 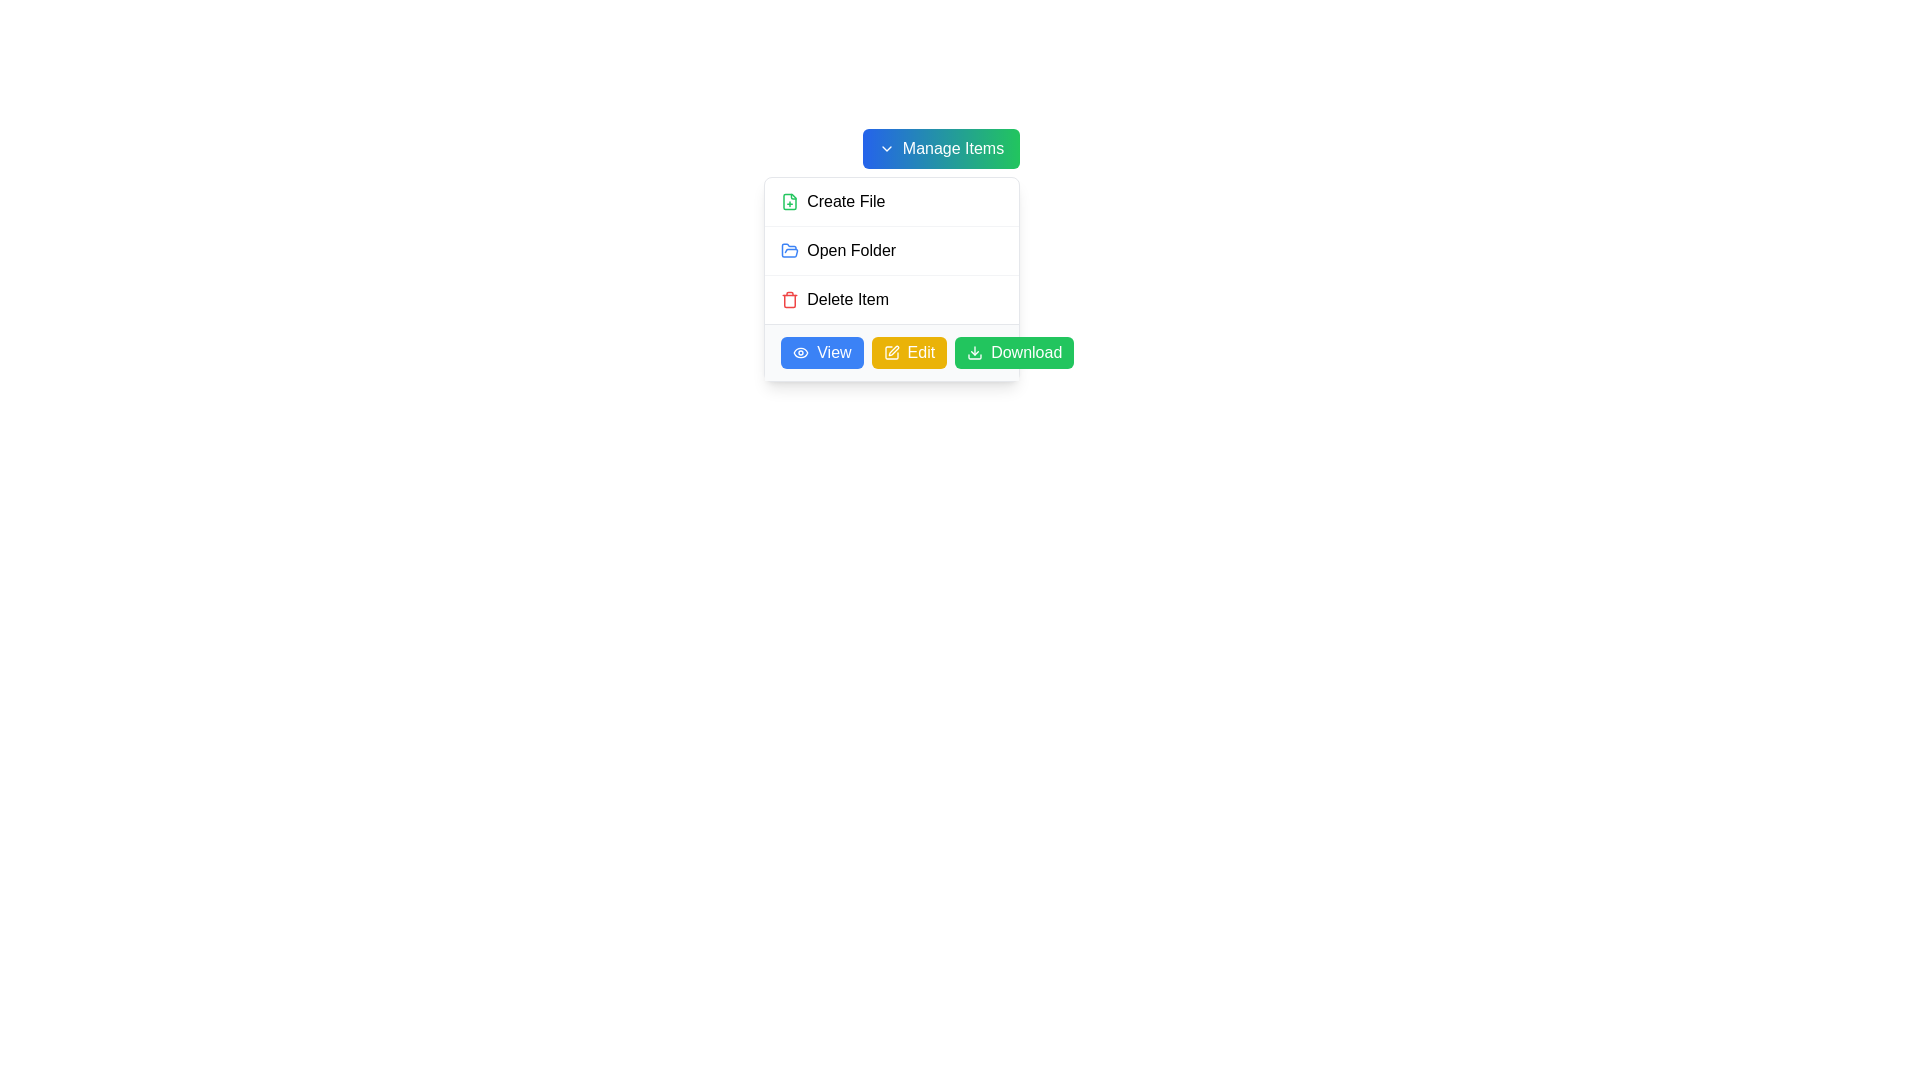 I want to click on the second button in the horizontal row of three buttons, so click(x=908, y=352).